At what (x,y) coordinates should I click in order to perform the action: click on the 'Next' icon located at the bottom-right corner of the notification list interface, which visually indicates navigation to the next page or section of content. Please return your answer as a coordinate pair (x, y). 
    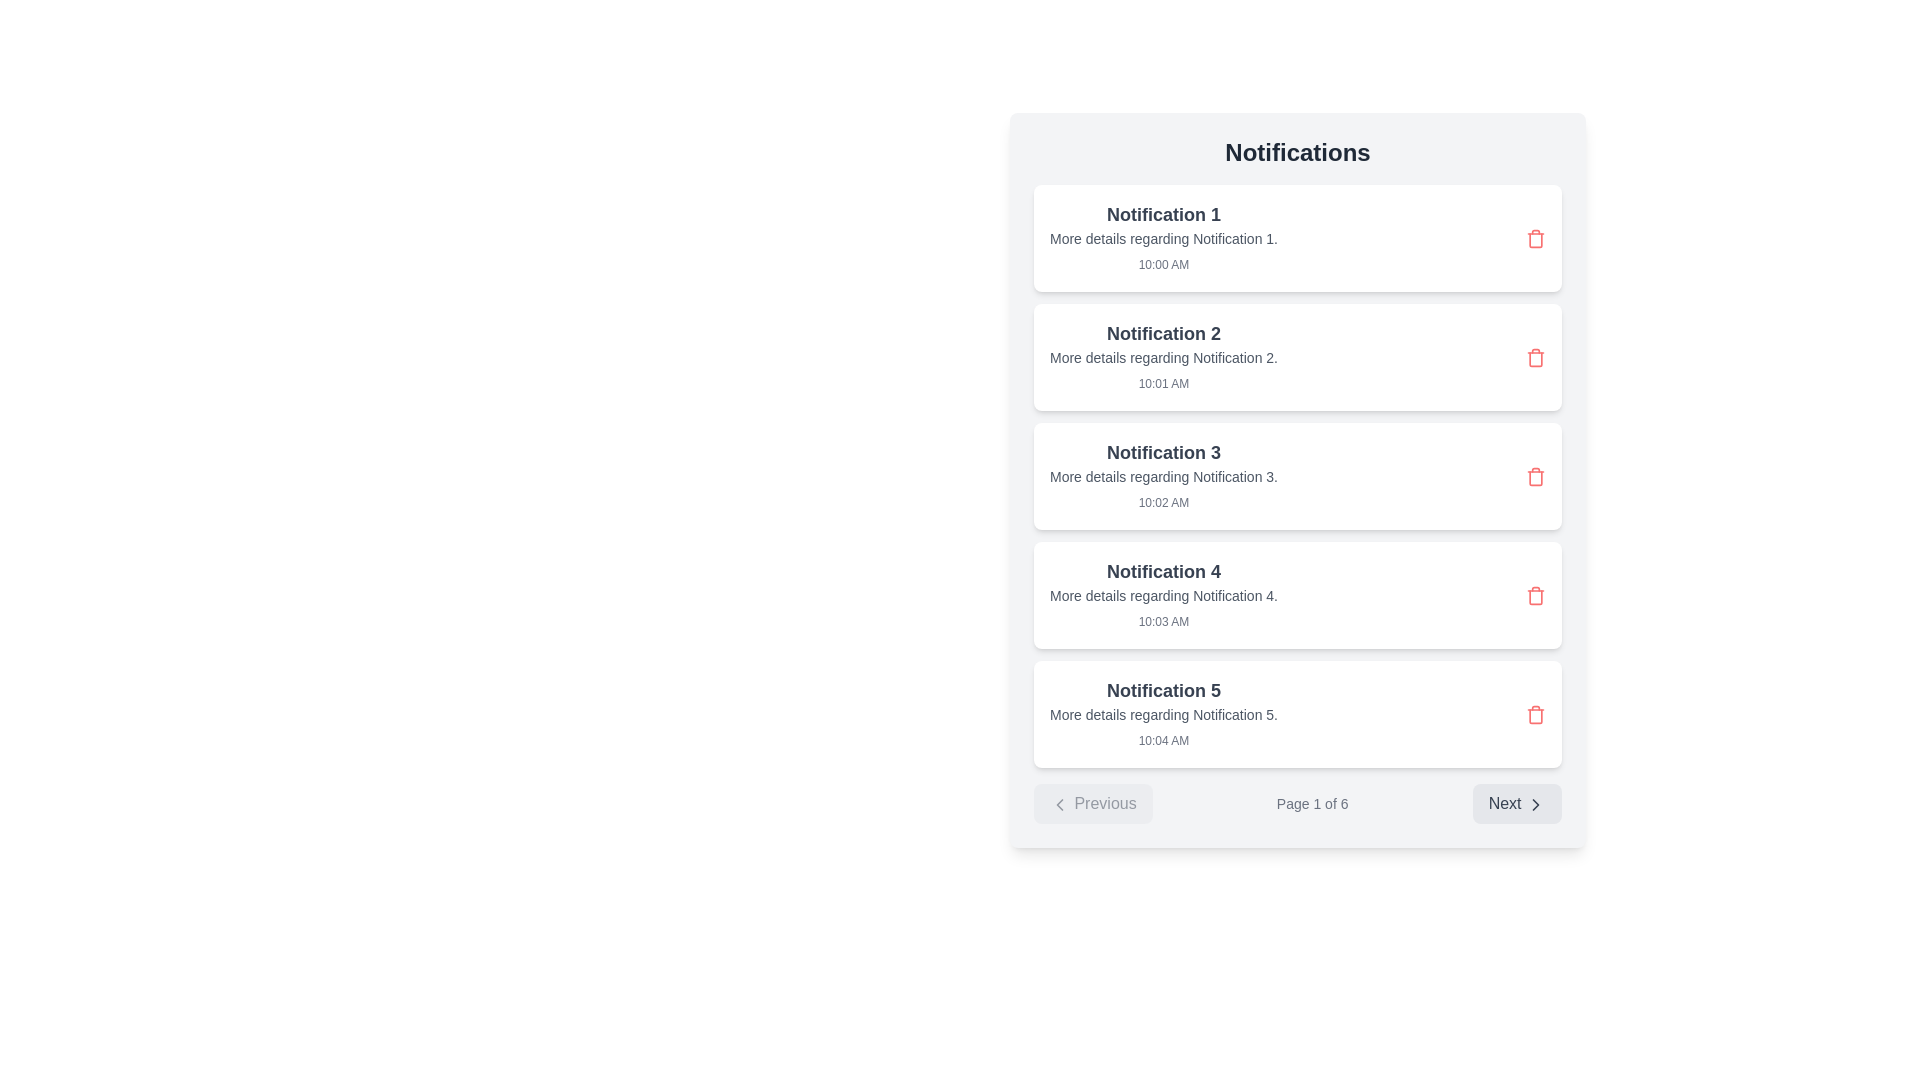
    Looking at the image, I should click on (1535, 803).